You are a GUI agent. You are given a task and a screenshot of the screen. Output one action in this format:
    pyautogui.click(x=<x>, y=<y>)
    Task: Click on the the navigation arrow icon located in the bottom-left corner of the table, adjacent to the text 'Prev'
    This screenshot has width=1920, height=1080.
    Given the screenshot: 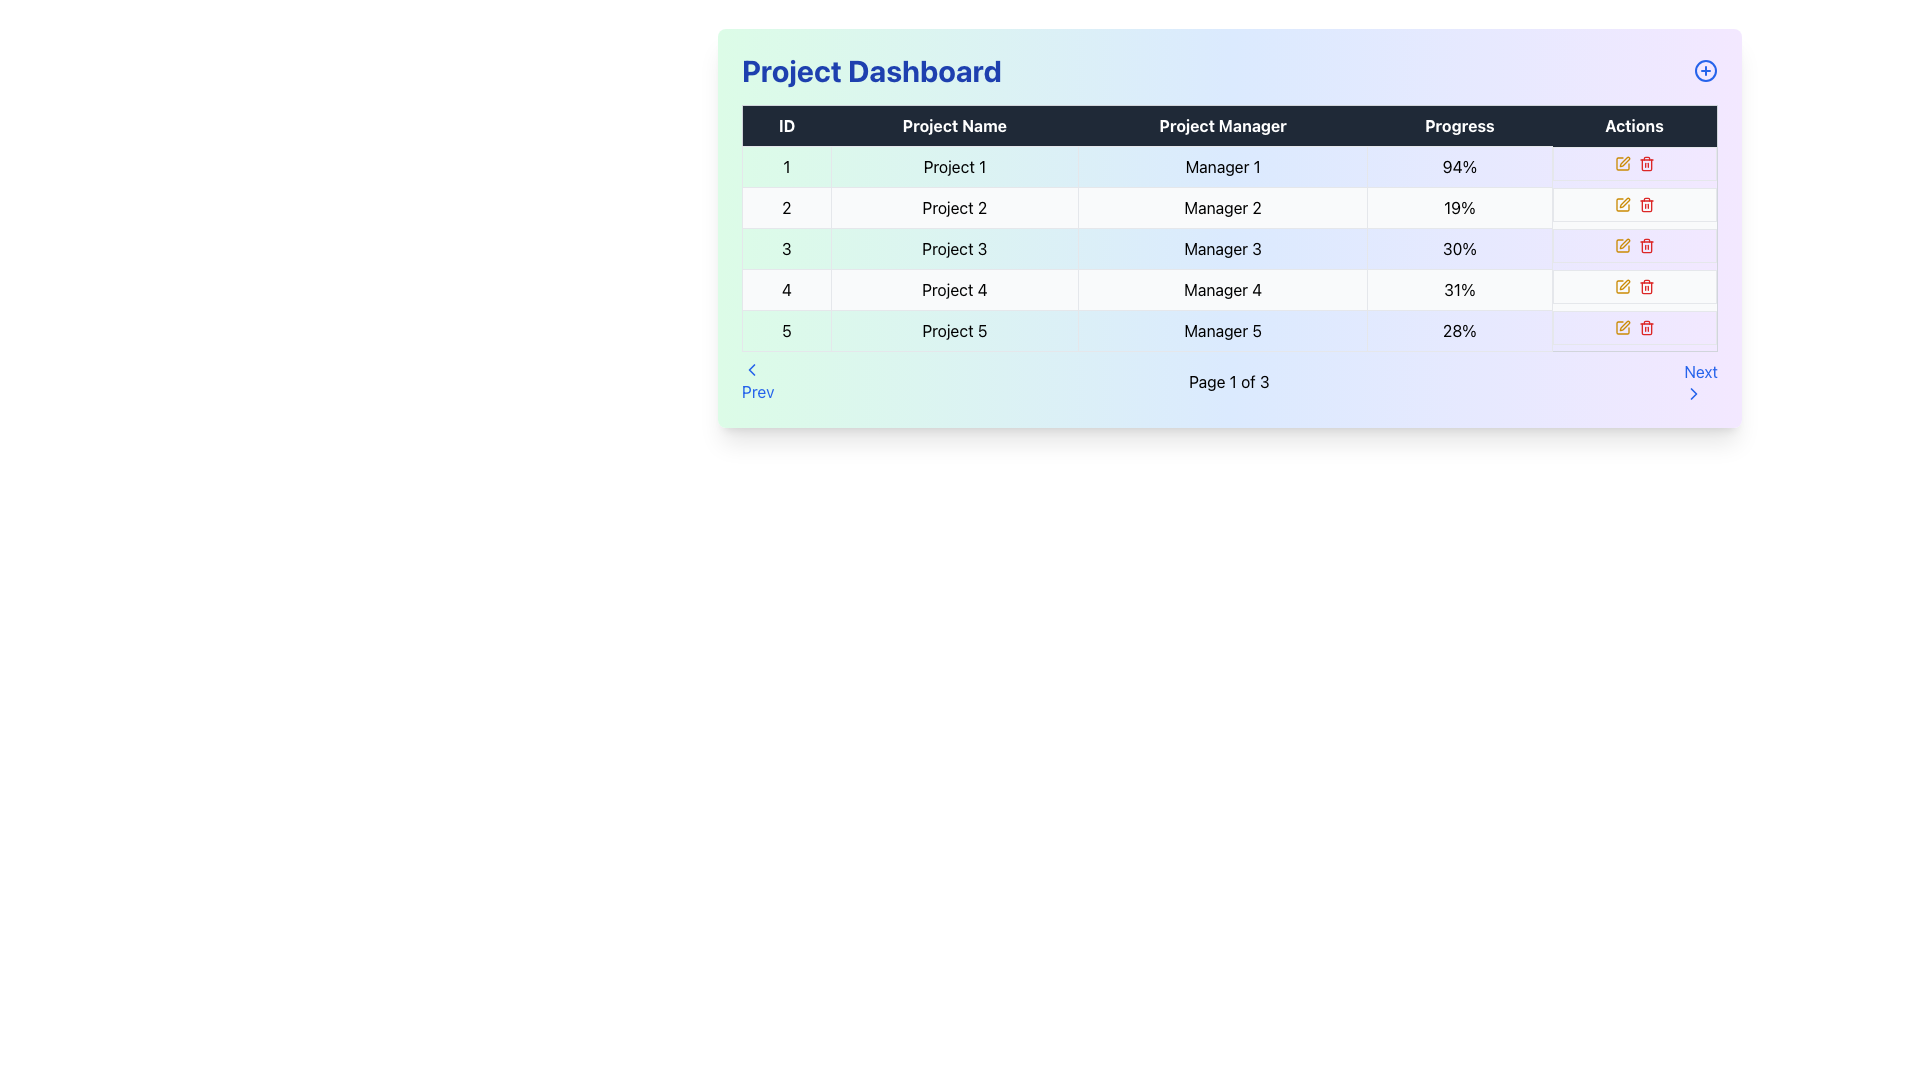 What is the action you would take?
    pyautogui.click(x=751, y=370)
    